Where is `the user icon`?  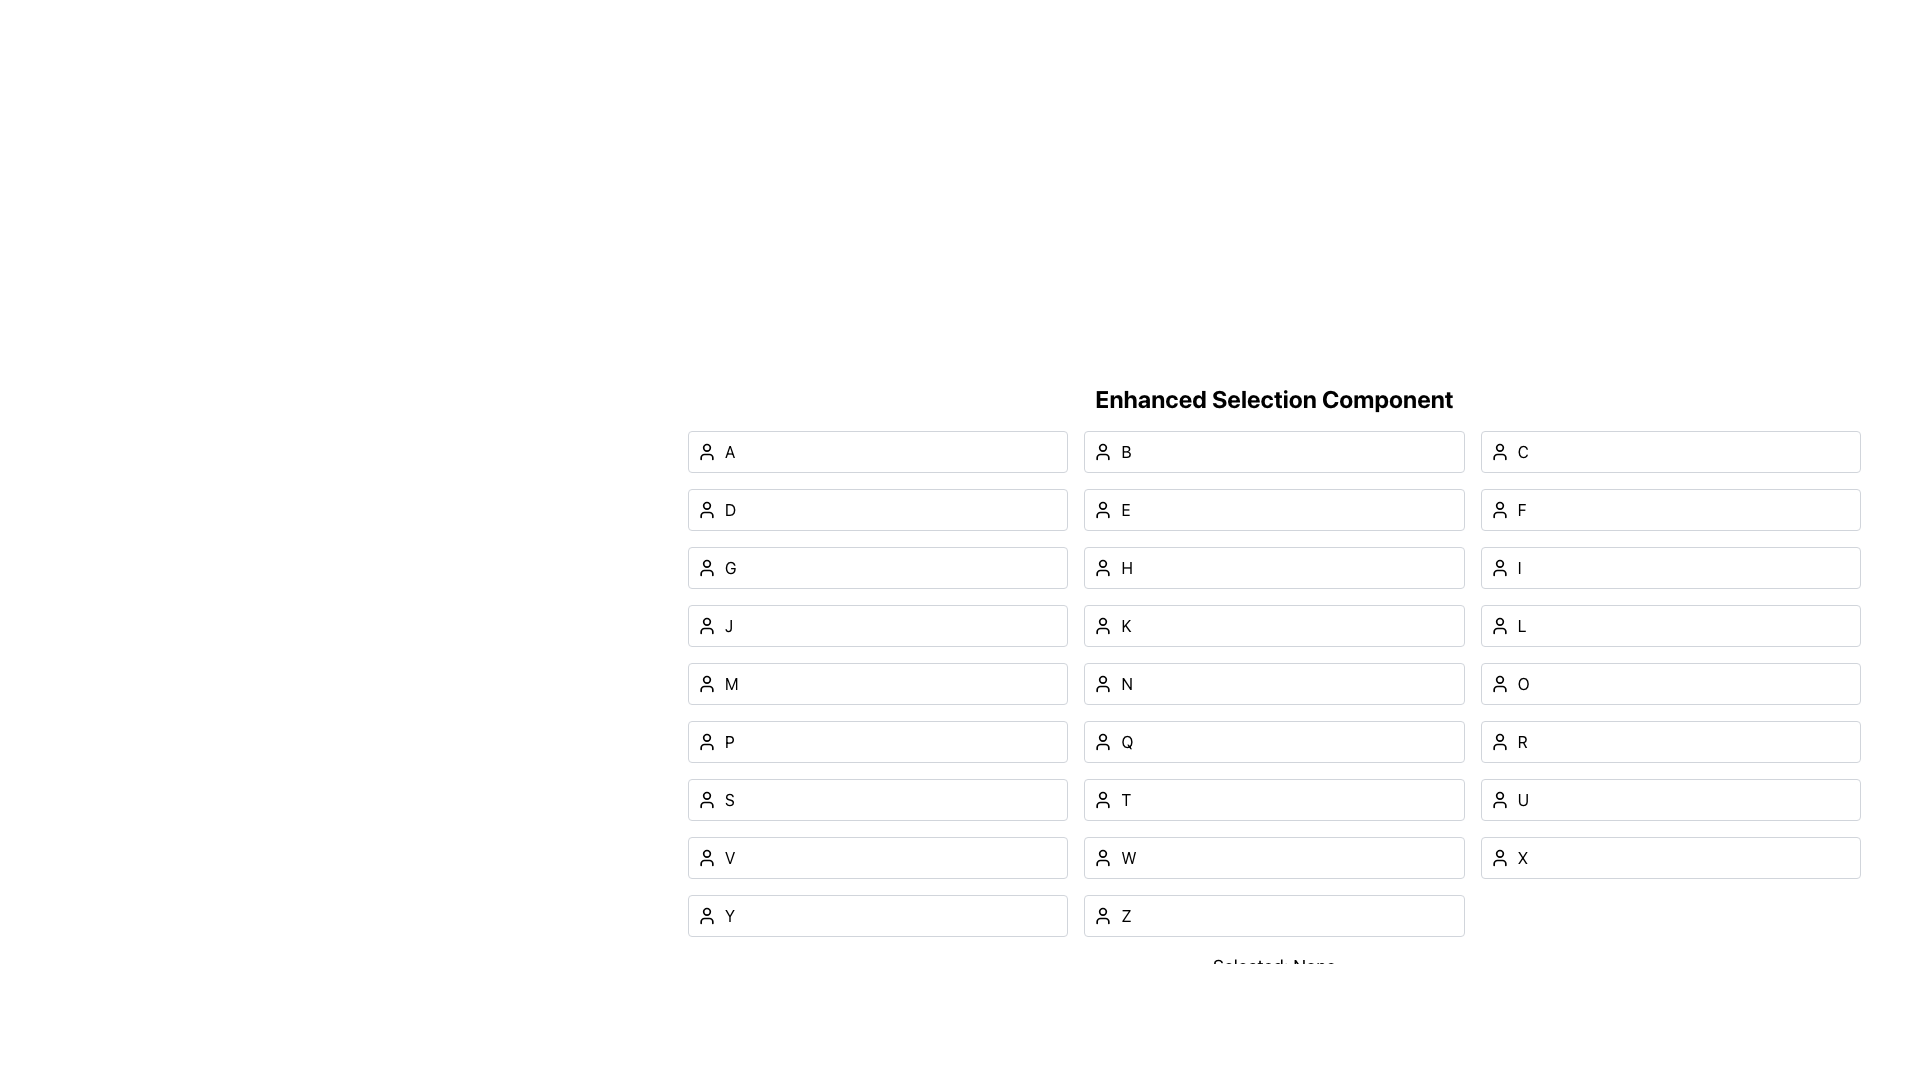
the user icon is located at coordinates (1102, 798).